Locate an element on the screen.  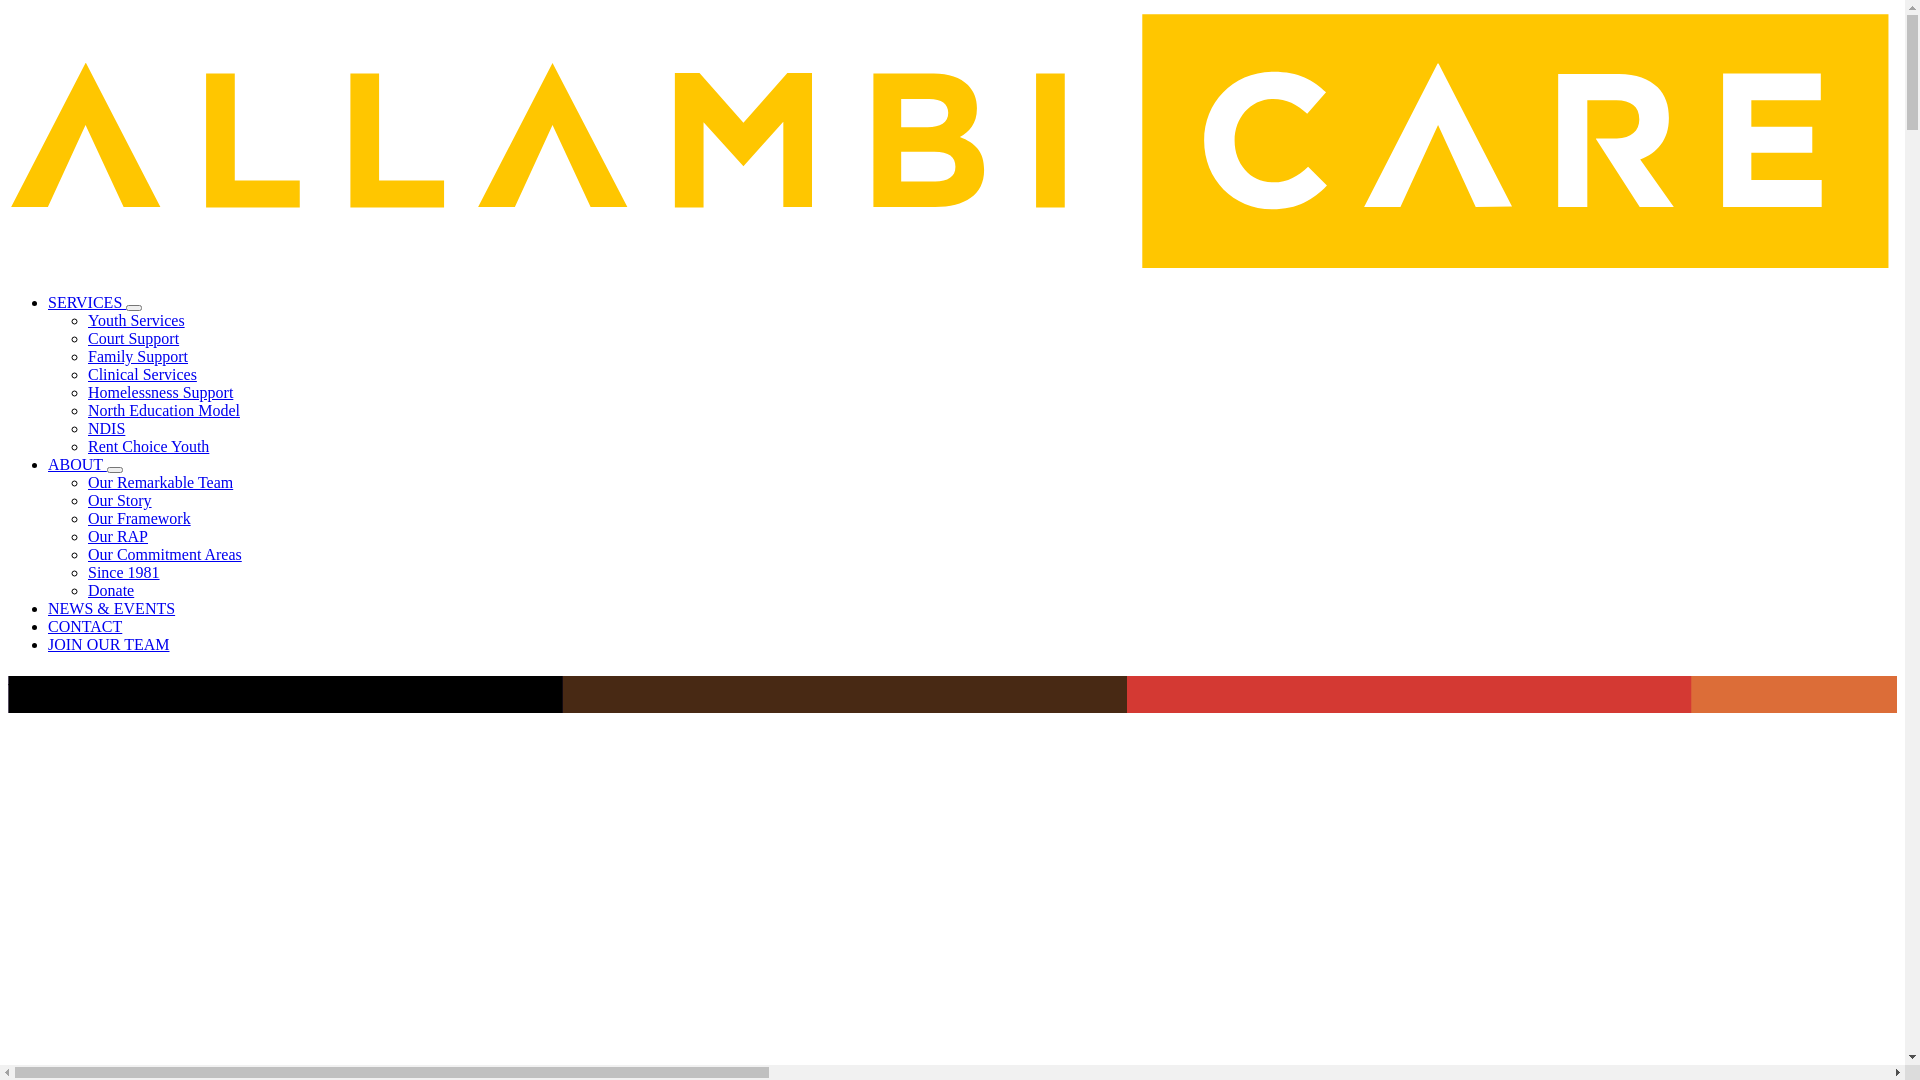
'Clinical Services' is located at coordinates (141, 374).